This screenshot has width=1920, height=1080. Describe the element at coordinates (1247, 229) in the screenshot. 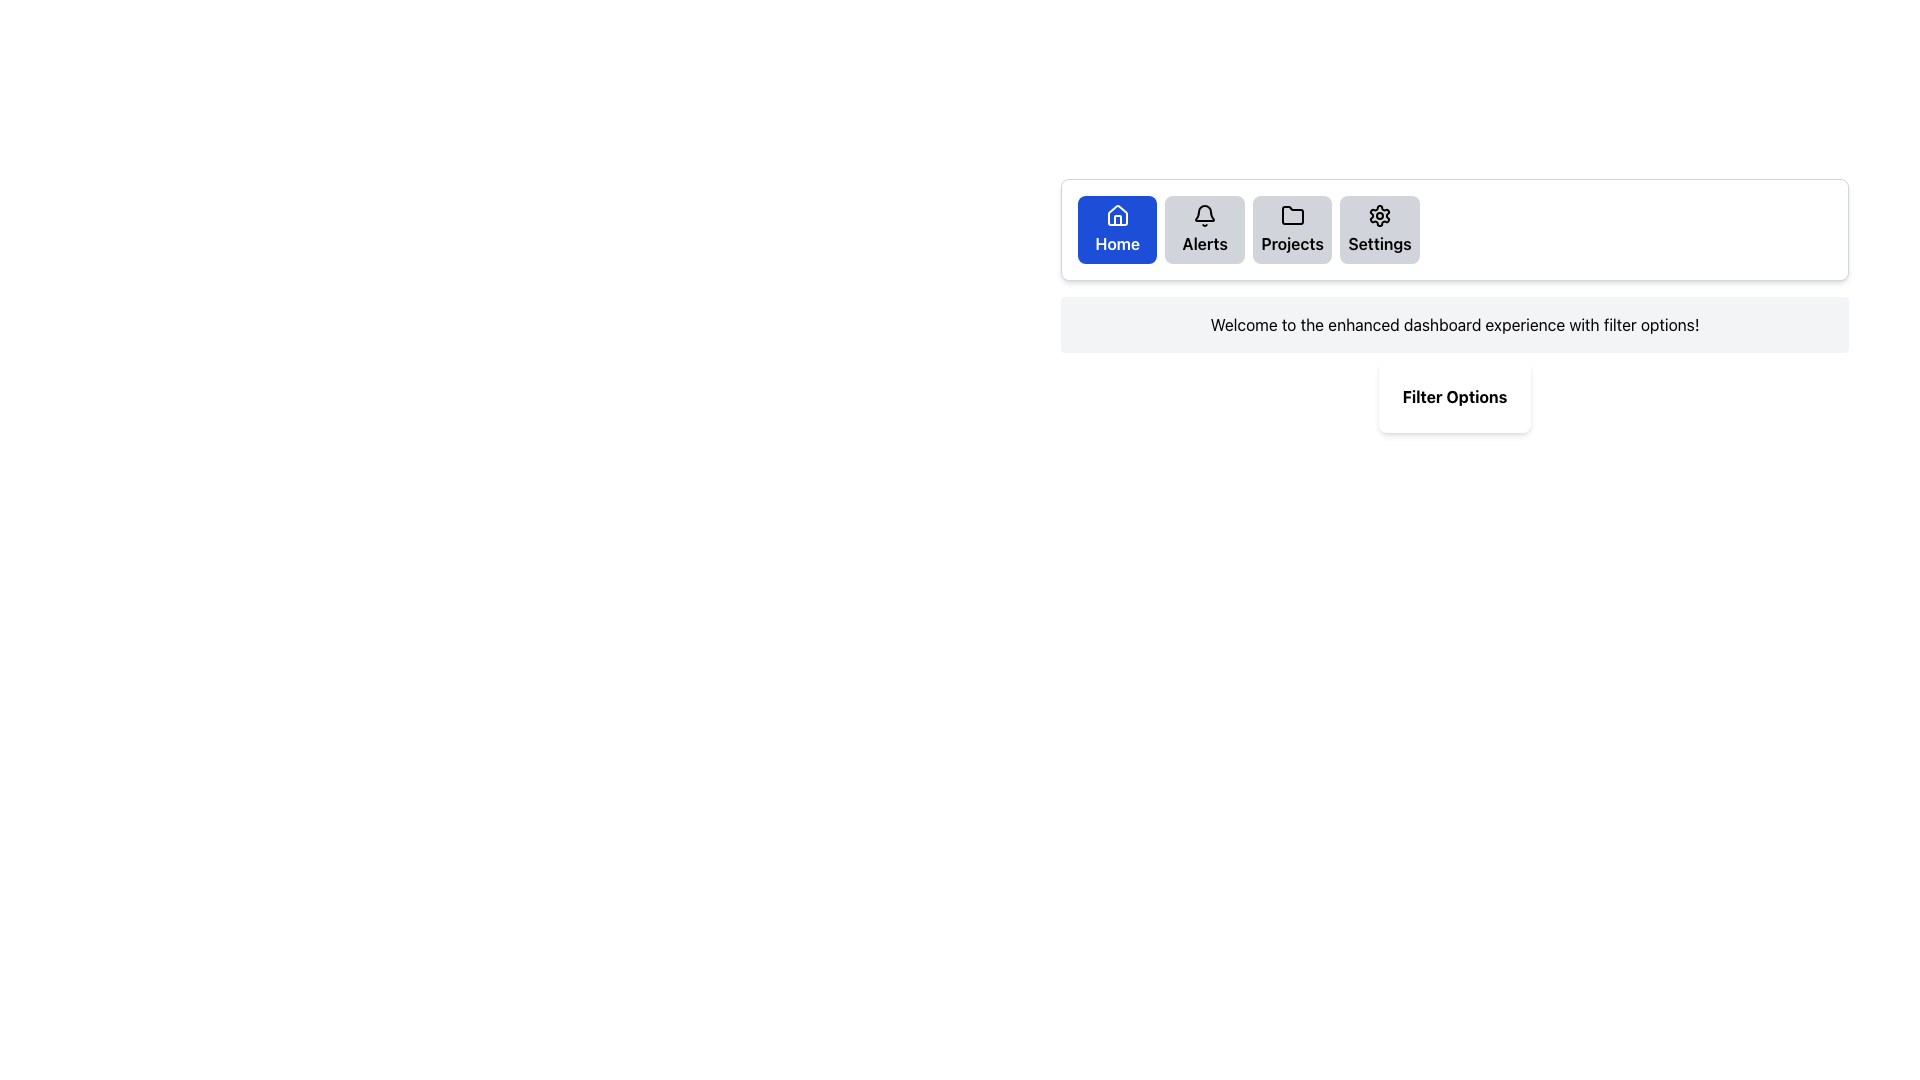

I see `the 'Projects' button in the Navigation Bar to manage projects` at that location.